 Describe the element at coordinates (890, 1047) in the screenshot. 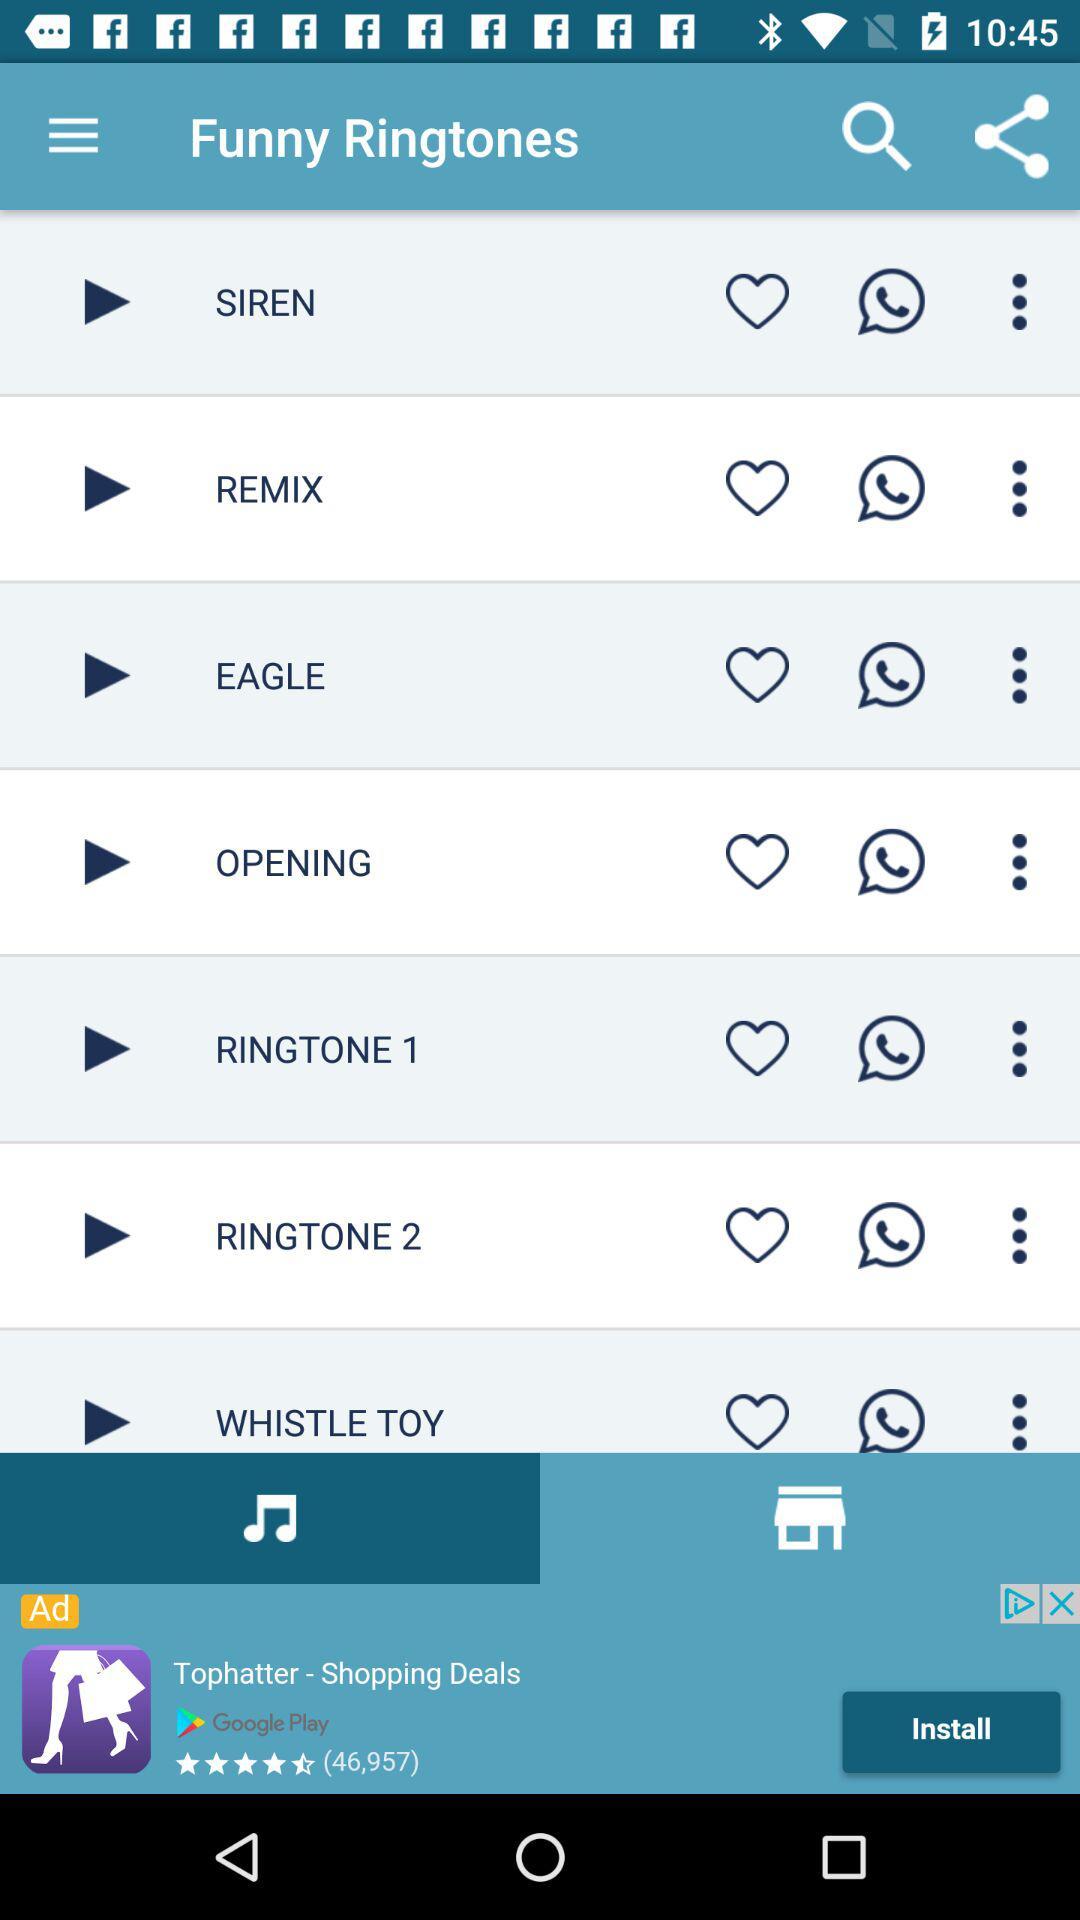

I see `call selected contact` at that location.